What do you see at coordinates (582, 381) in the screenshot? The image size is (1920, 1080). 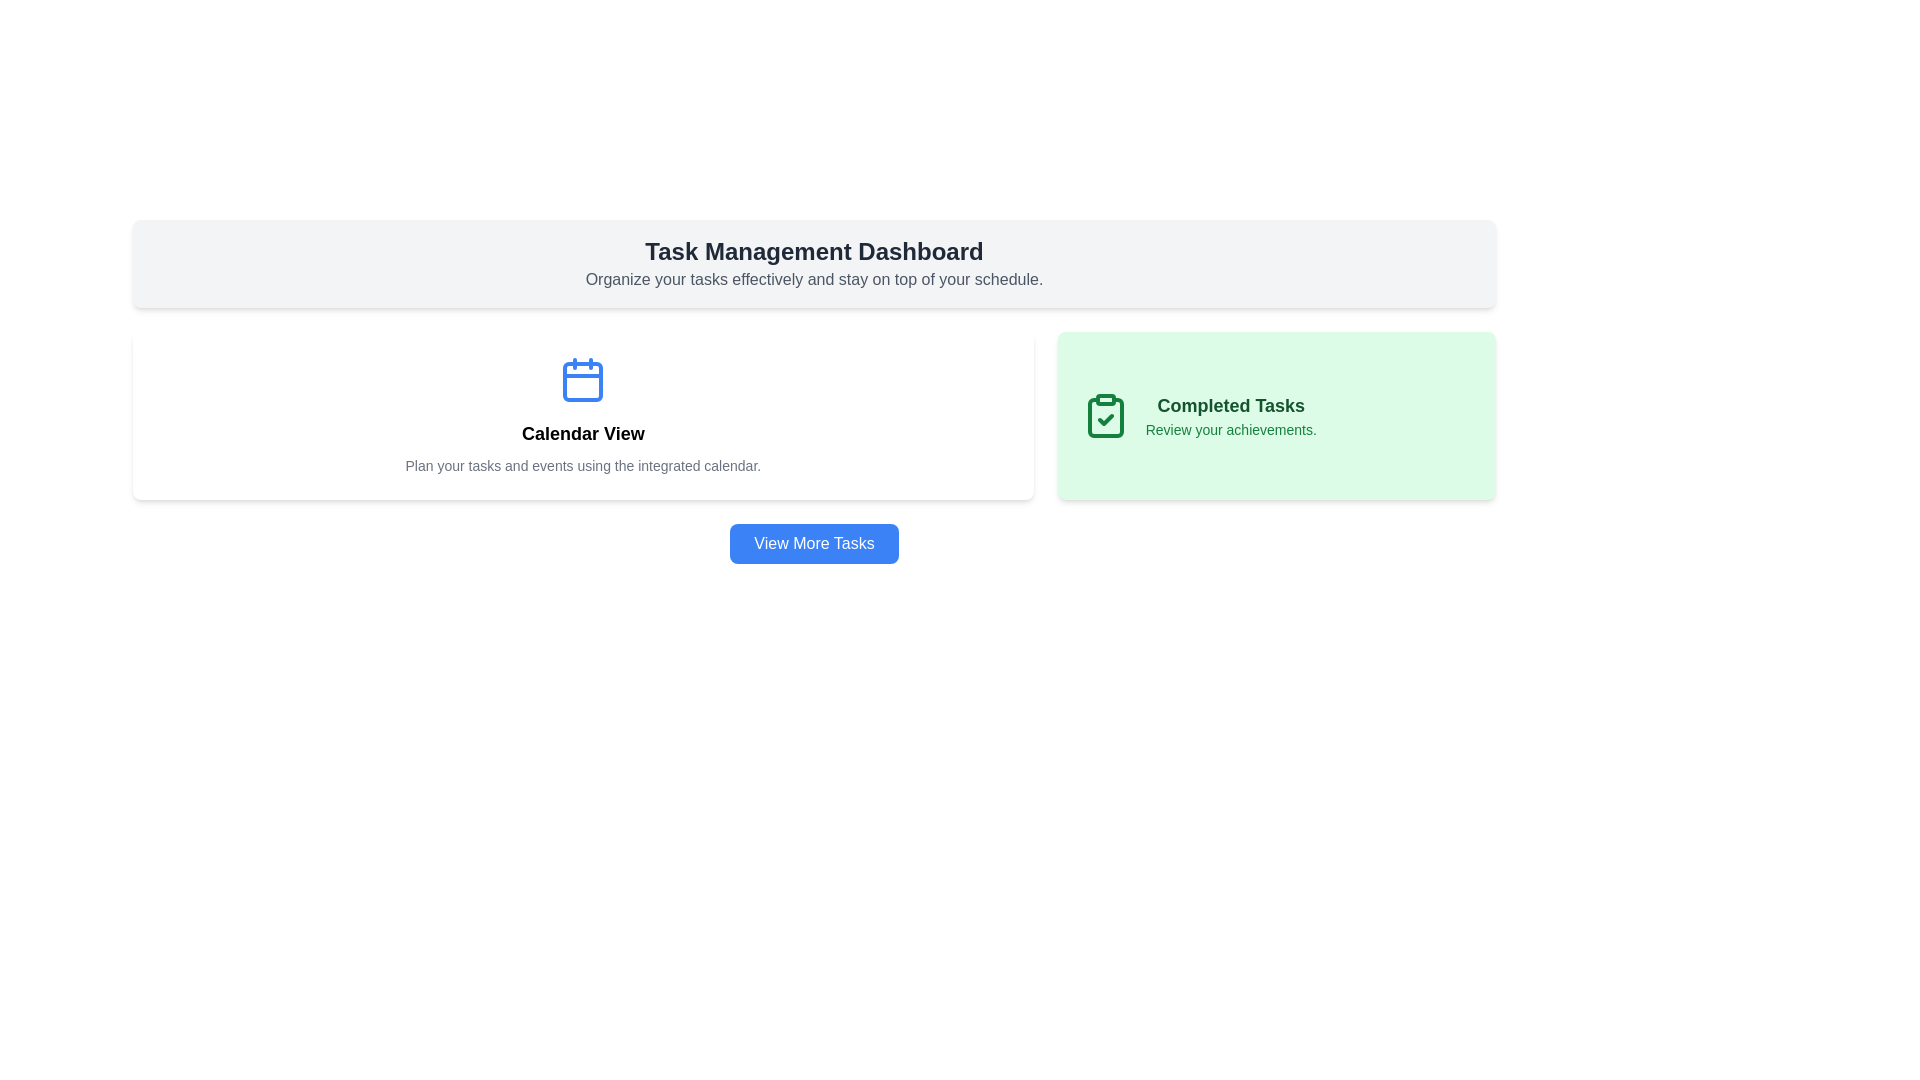 I see `the visual marker or date indicator within the calendar icon, which is located at the center of the calendar icon in the 'Calendar View' card on the dashboard` at bounding box center [582, 381].